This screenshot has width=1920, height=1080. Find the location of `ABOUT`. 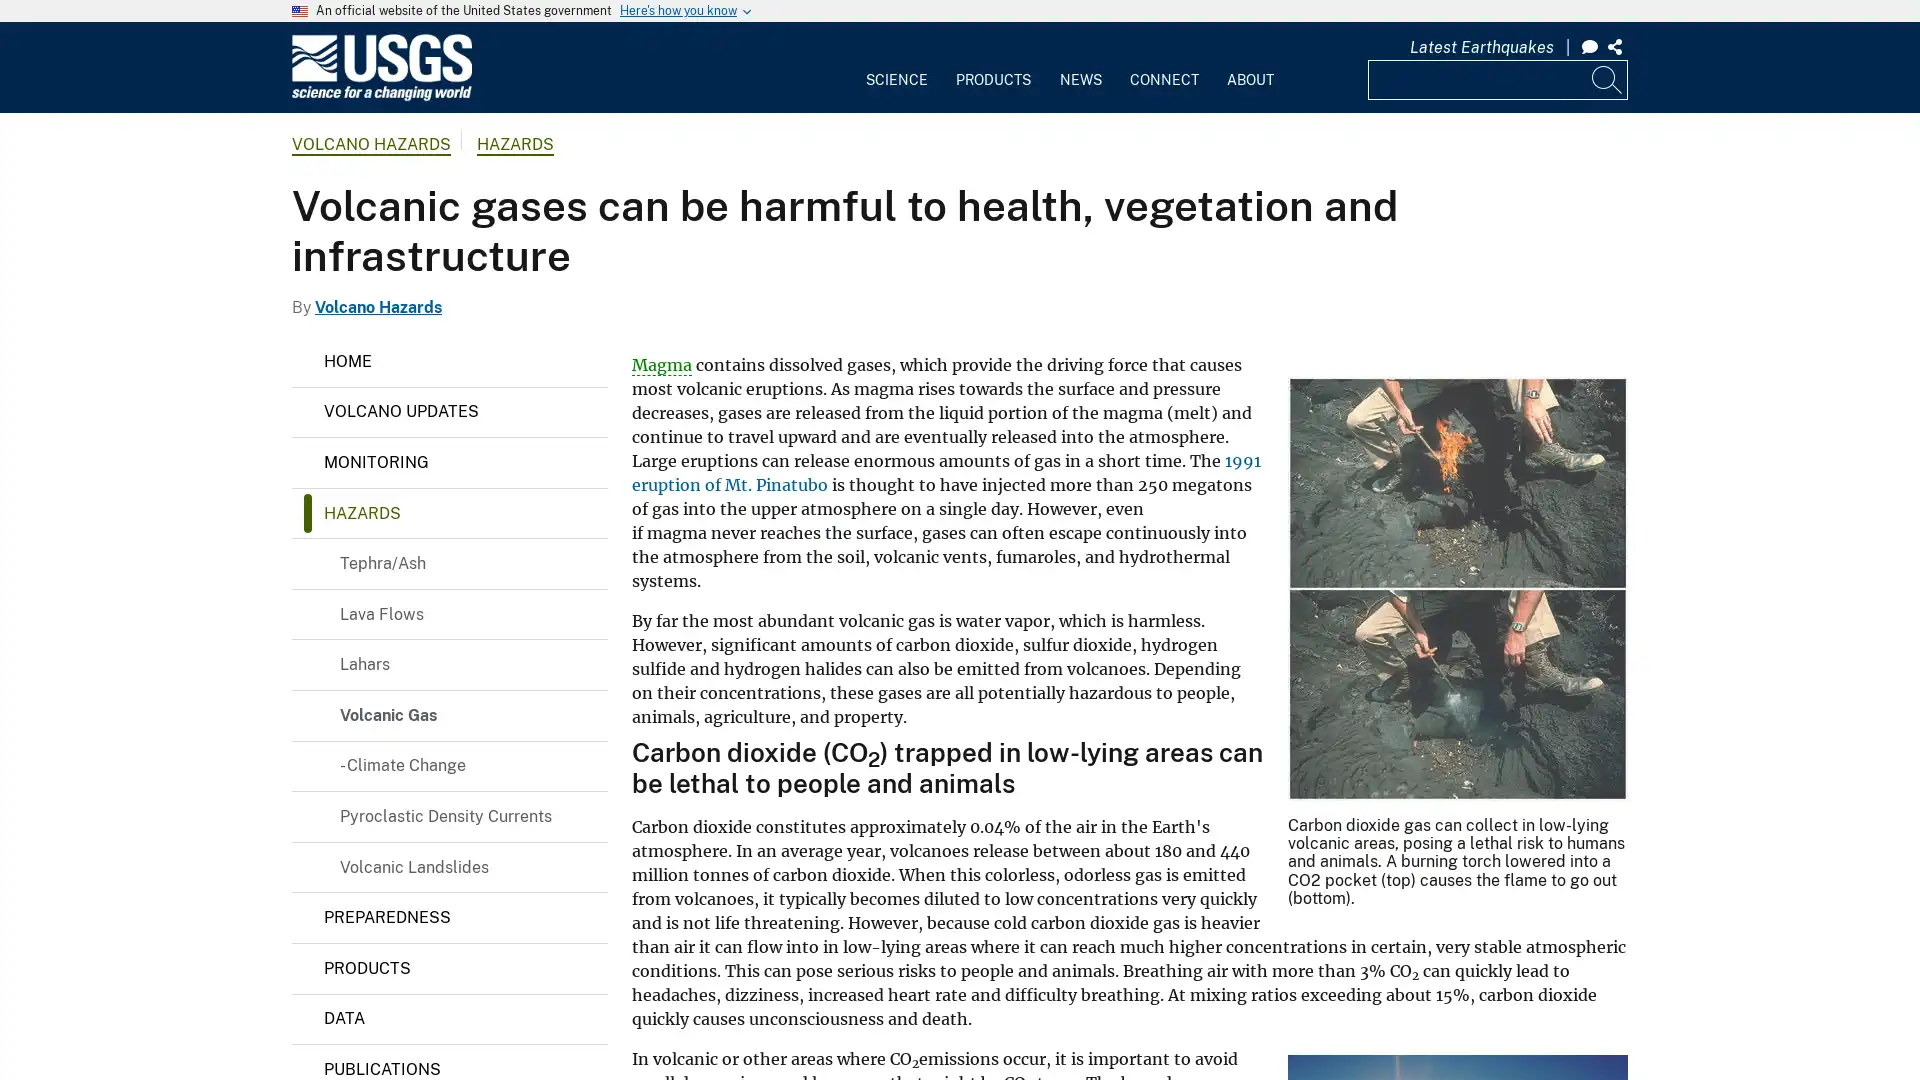

ABOUT is located at coordinates (1248, 65).